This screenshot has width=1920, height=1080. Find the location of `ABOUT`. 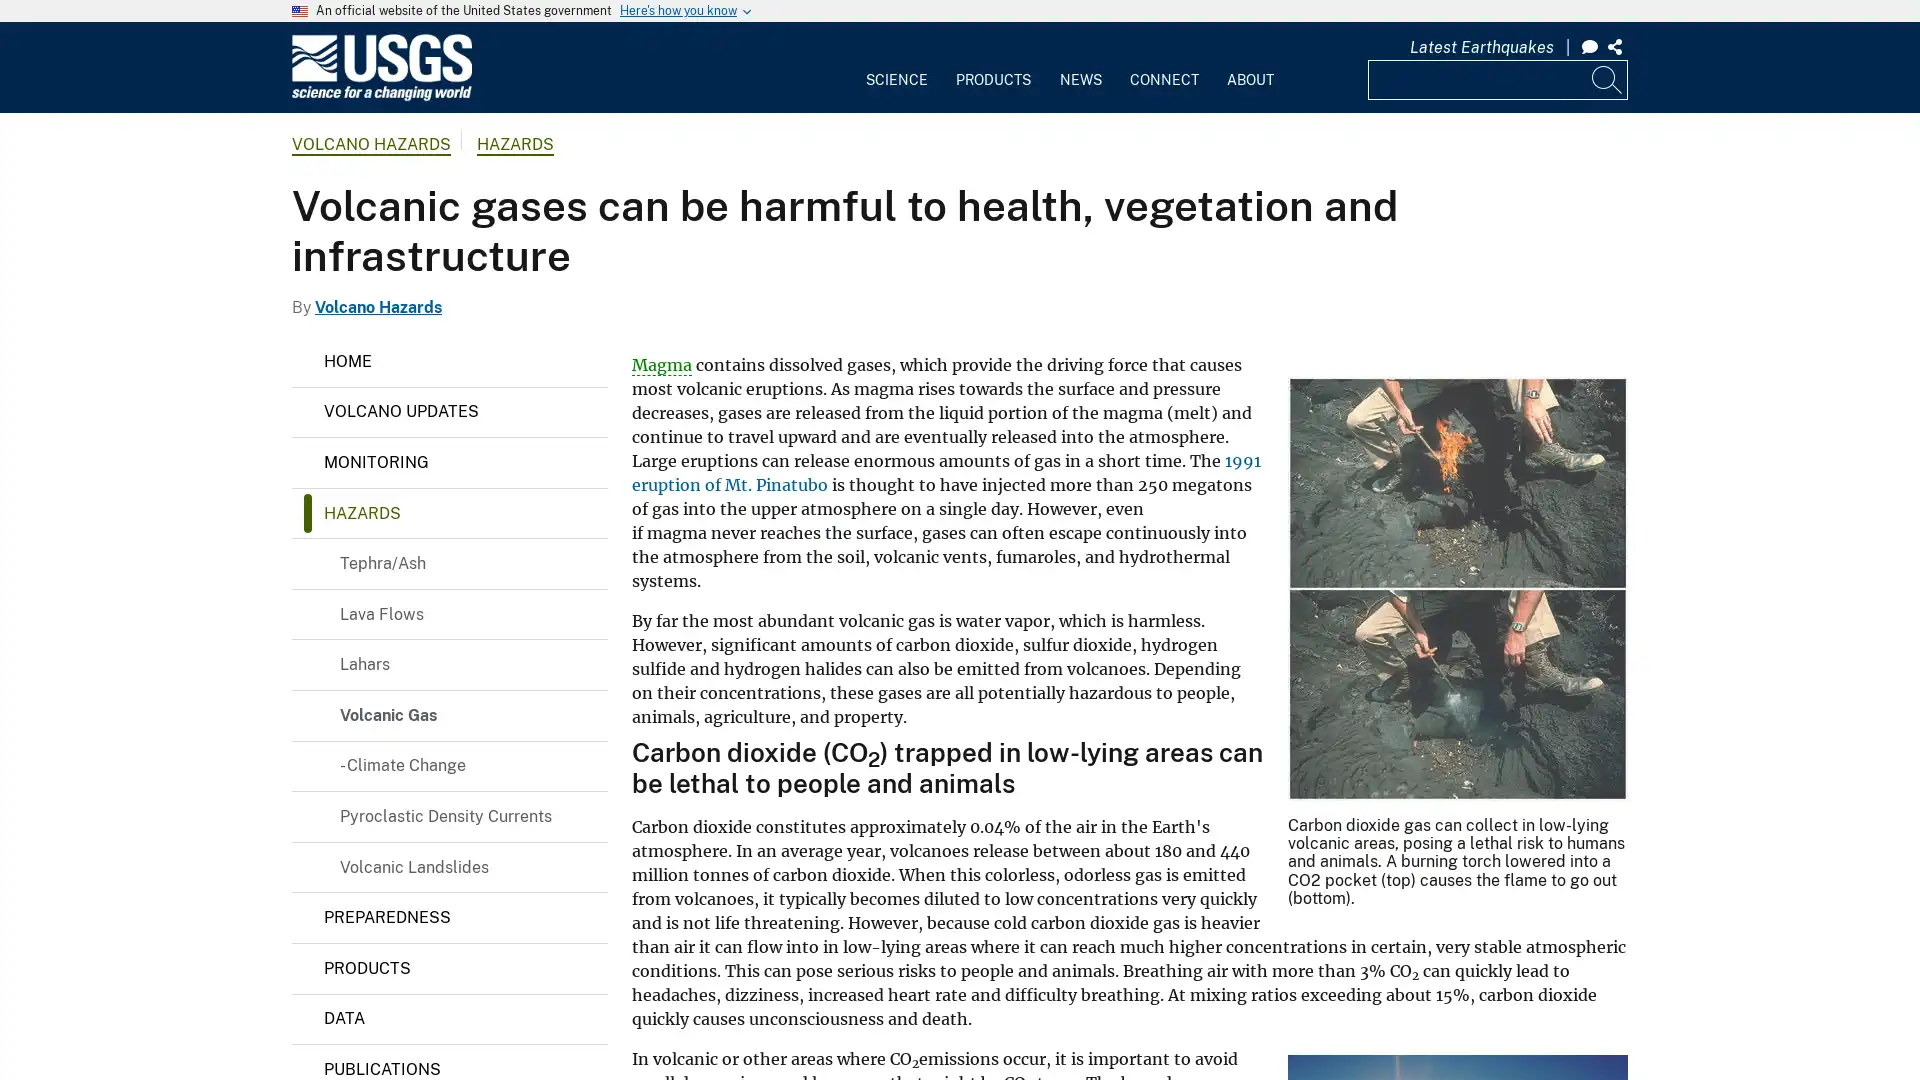

ABOUT is located at coordinates (1248, 65).